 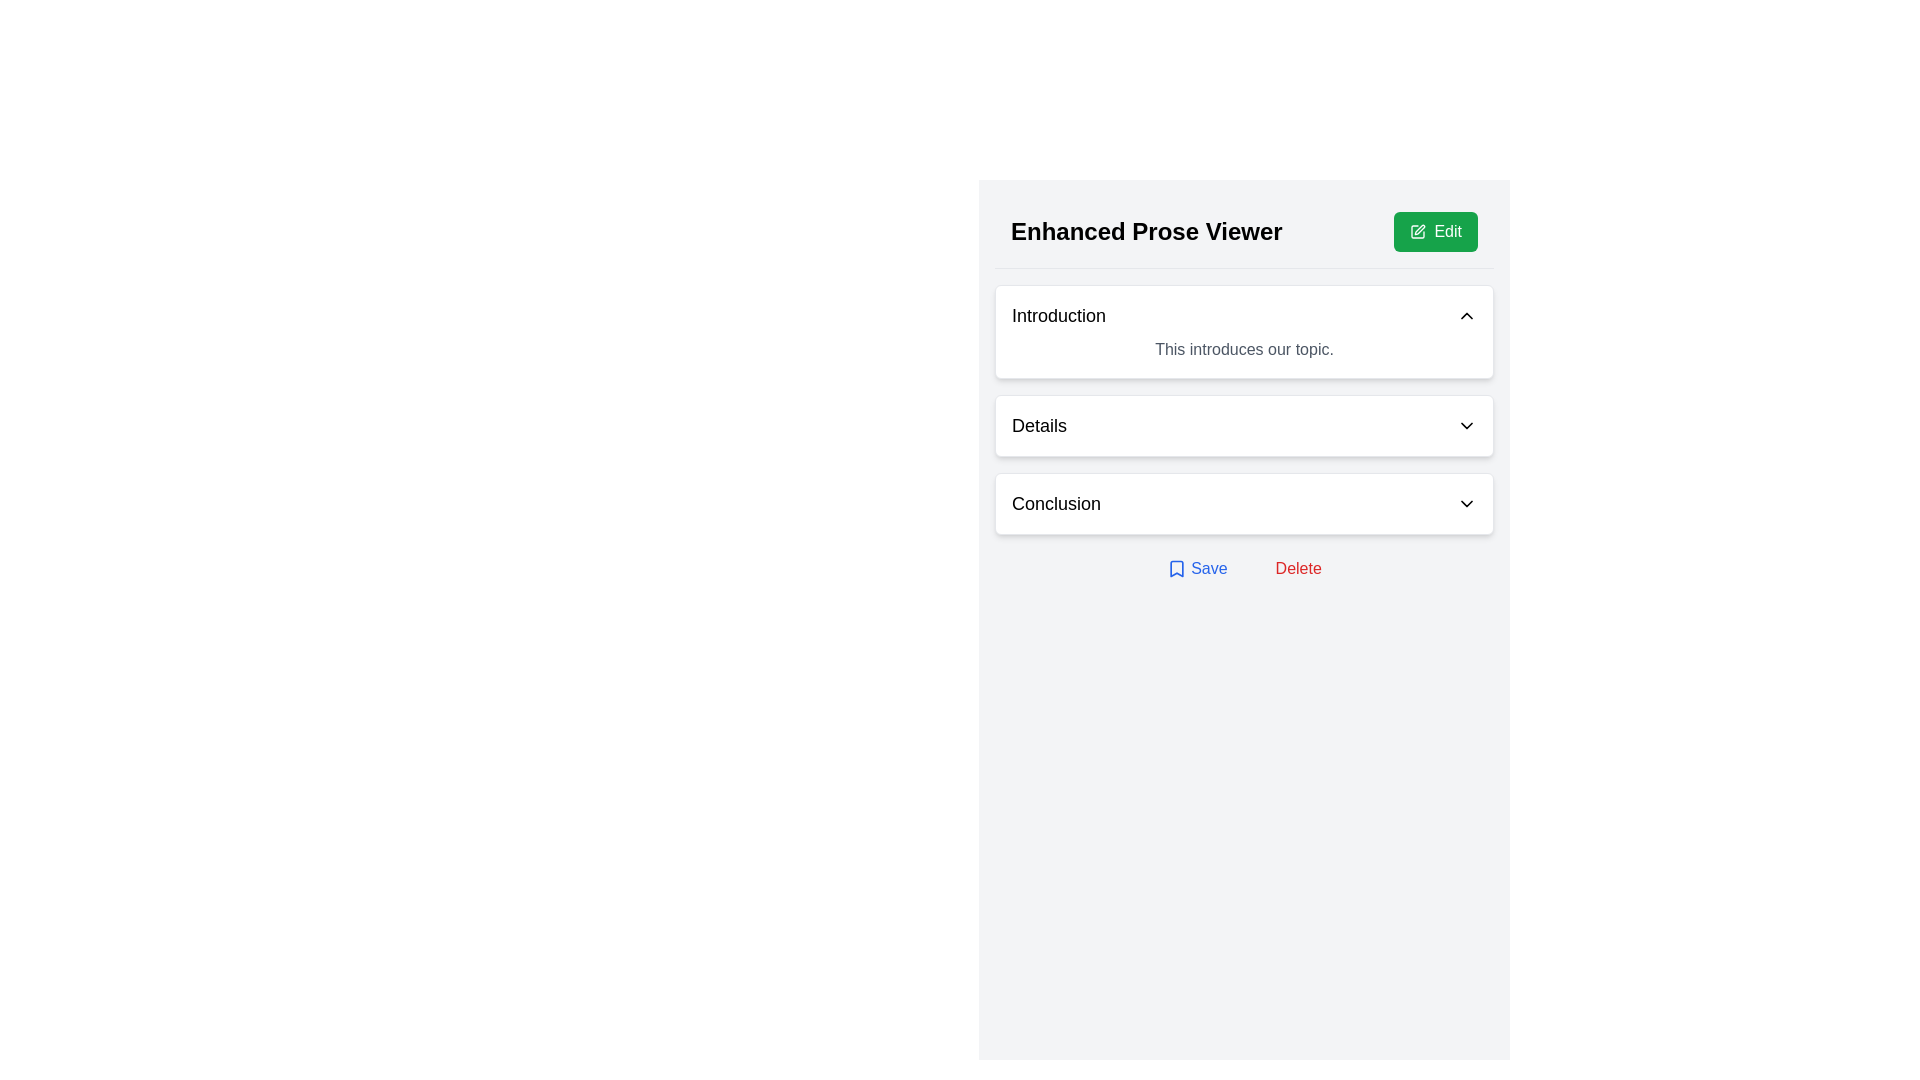 What do you see at coordinates (1243, 569) in the screenshot?
I see `the Save button in the Horizontal button group located at the bottom of the panel below the 'Conclusion' section` at bounding box center [1243, 569].